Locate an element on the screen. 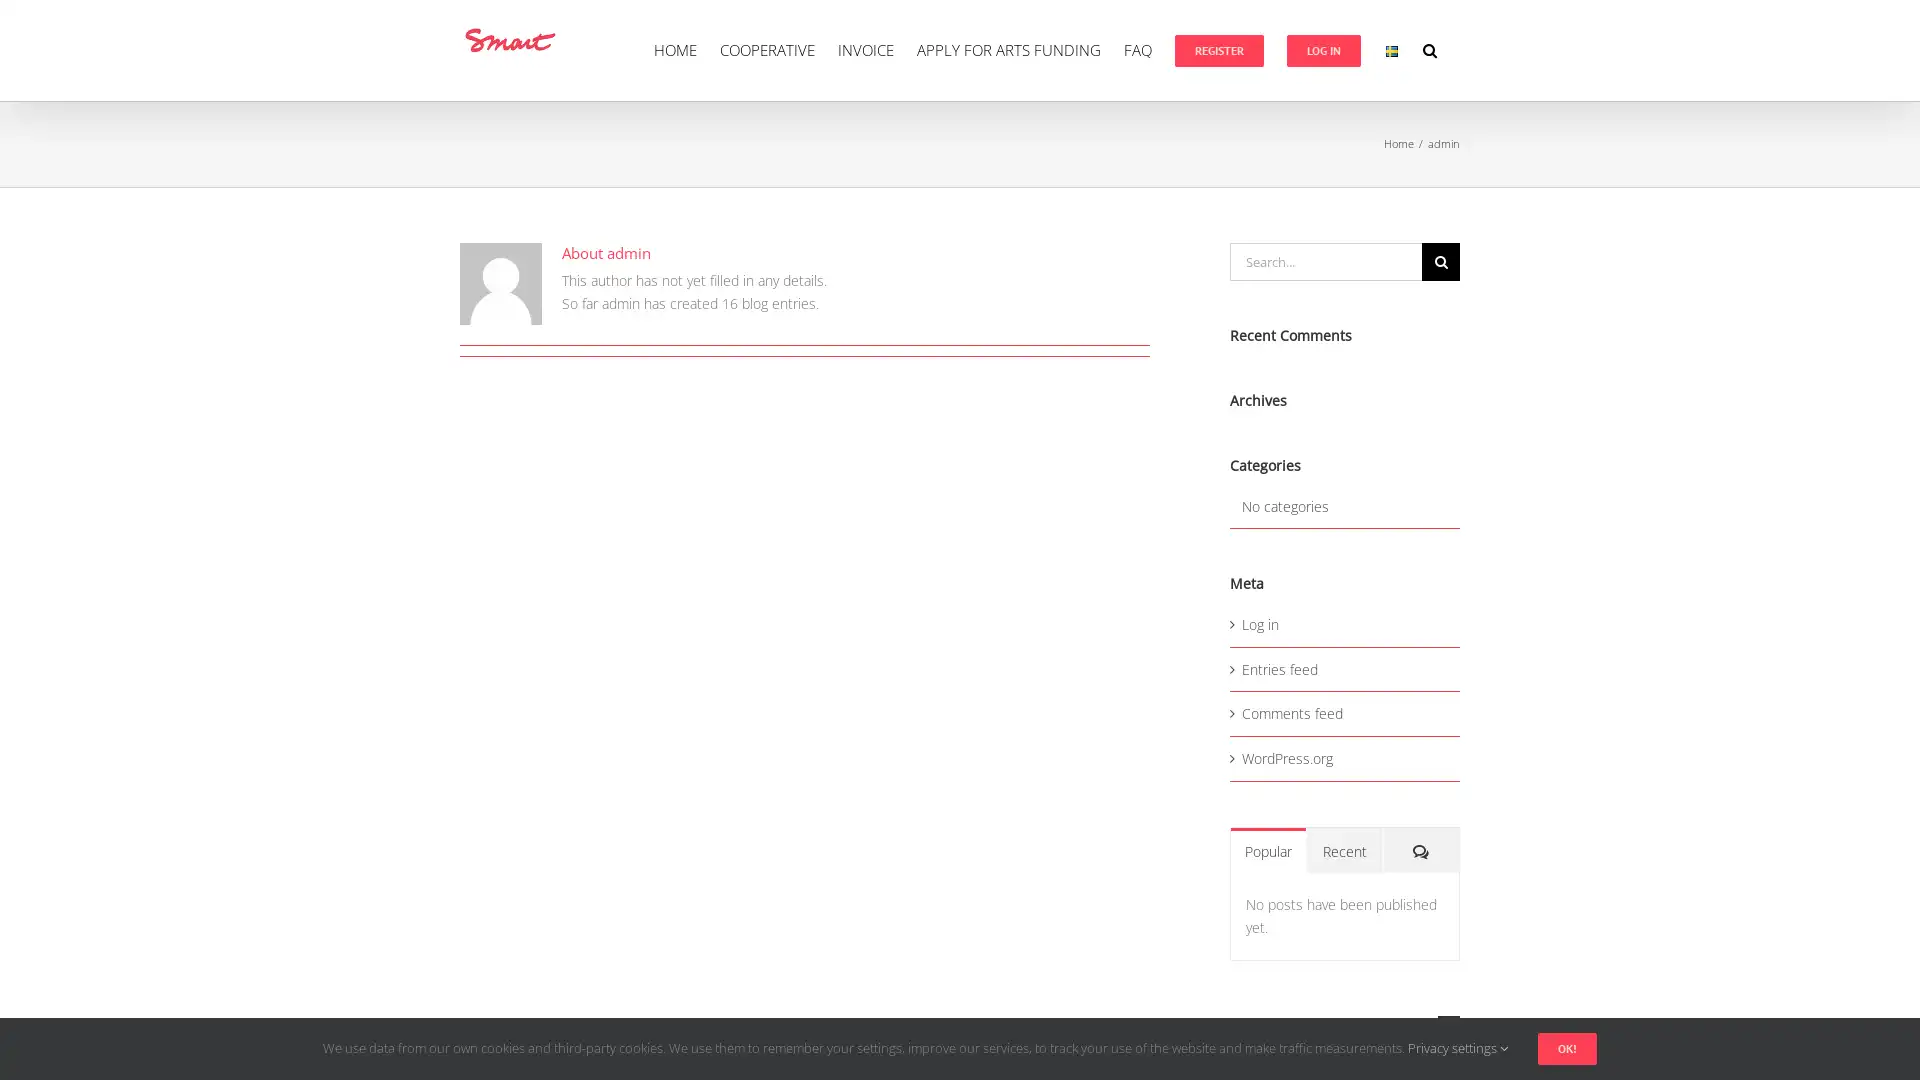 The image size is (1920, 1080). Search is located at coordinates (1440, 261).